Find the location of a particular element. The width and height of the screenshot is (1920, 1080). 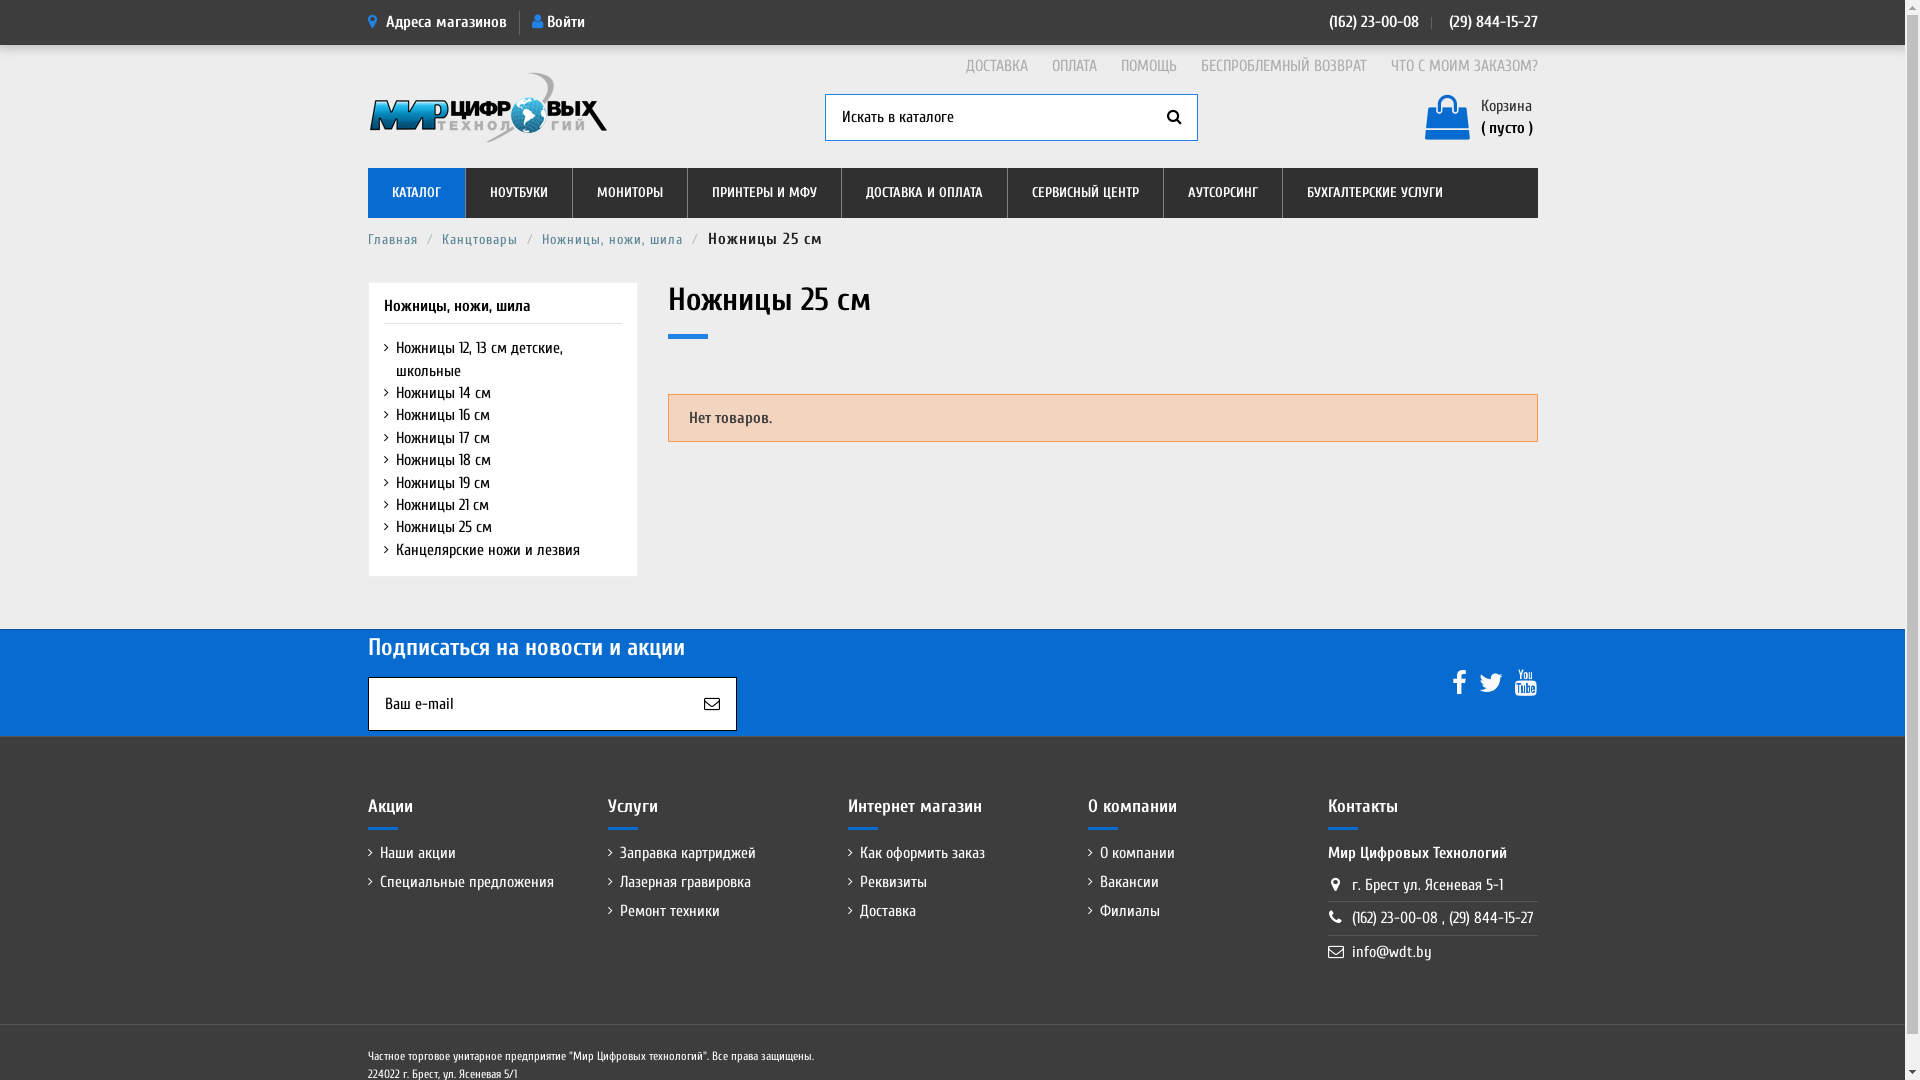

'(29) 844-15-27' is located at coordinates (1491, 22).